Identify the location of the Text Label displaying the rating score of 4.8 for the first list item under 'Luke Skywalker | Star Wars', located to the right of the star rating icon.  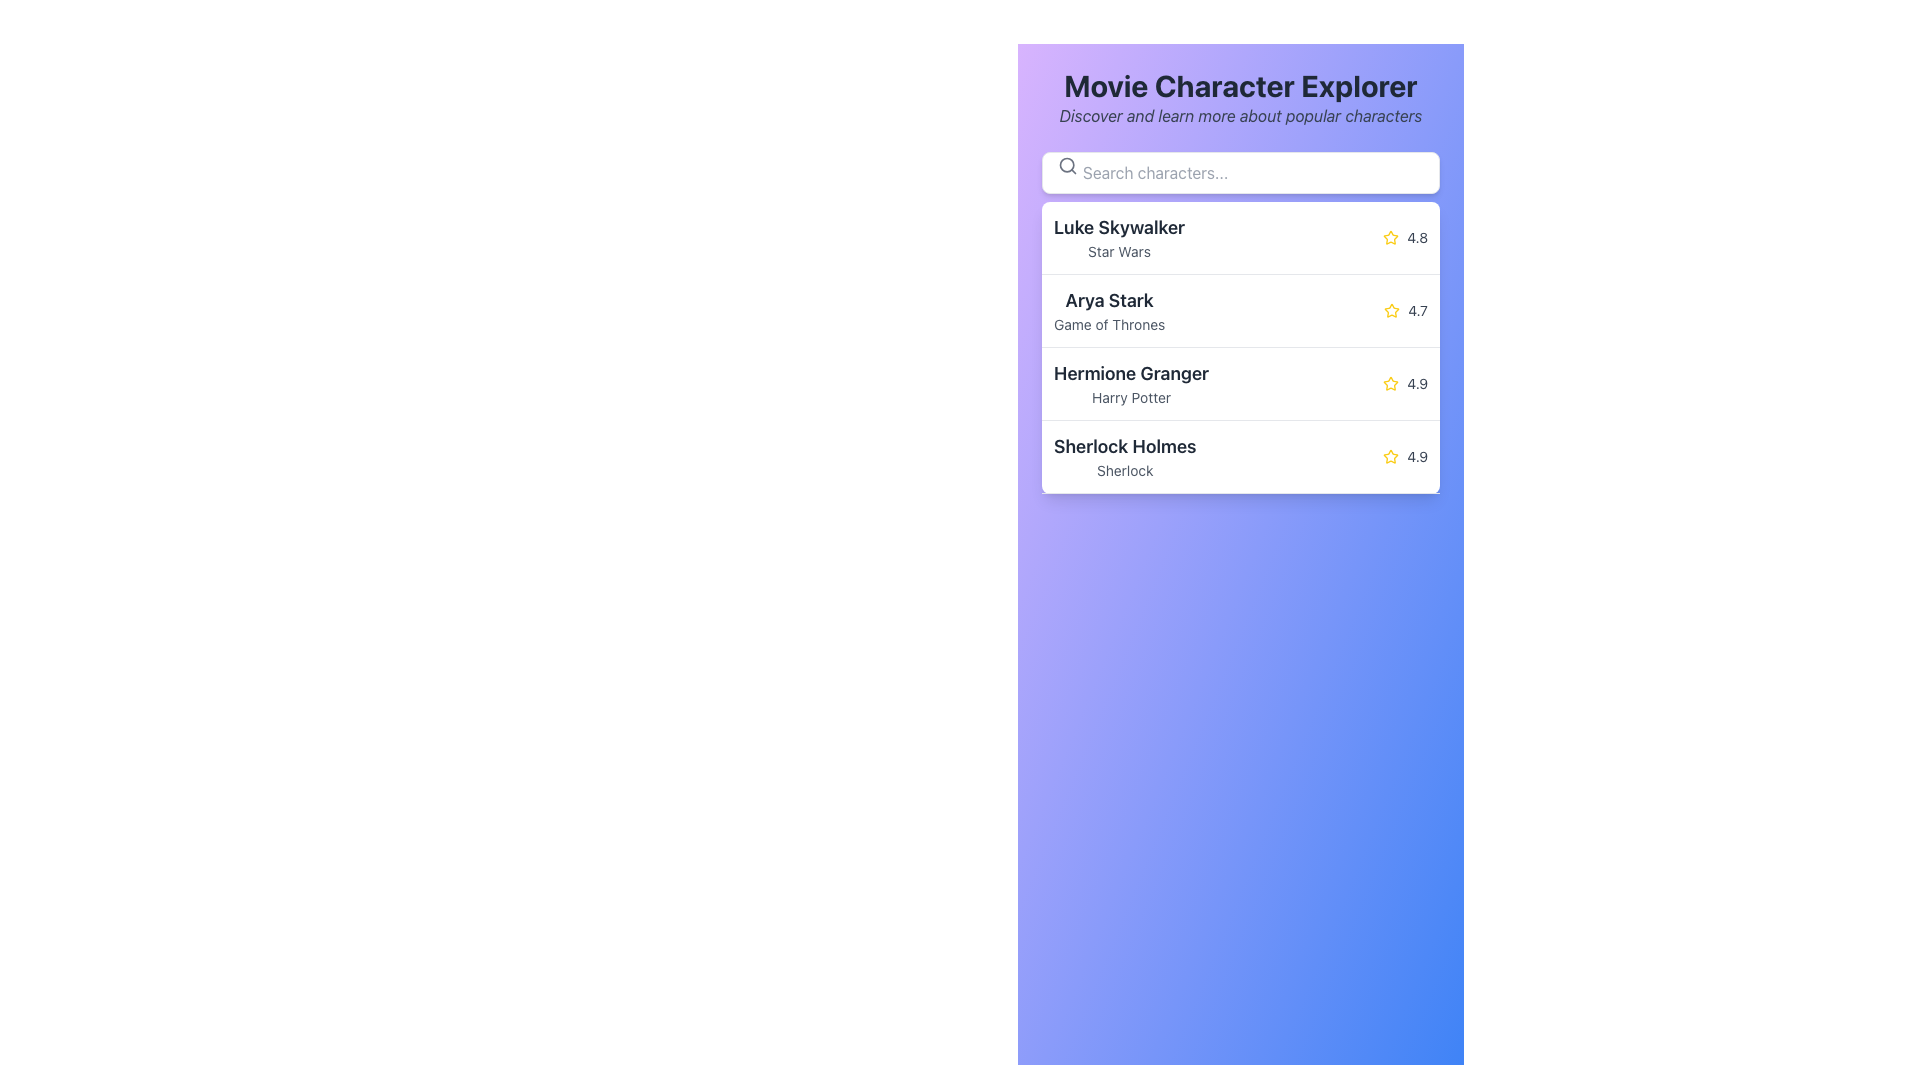
(1416, 237).